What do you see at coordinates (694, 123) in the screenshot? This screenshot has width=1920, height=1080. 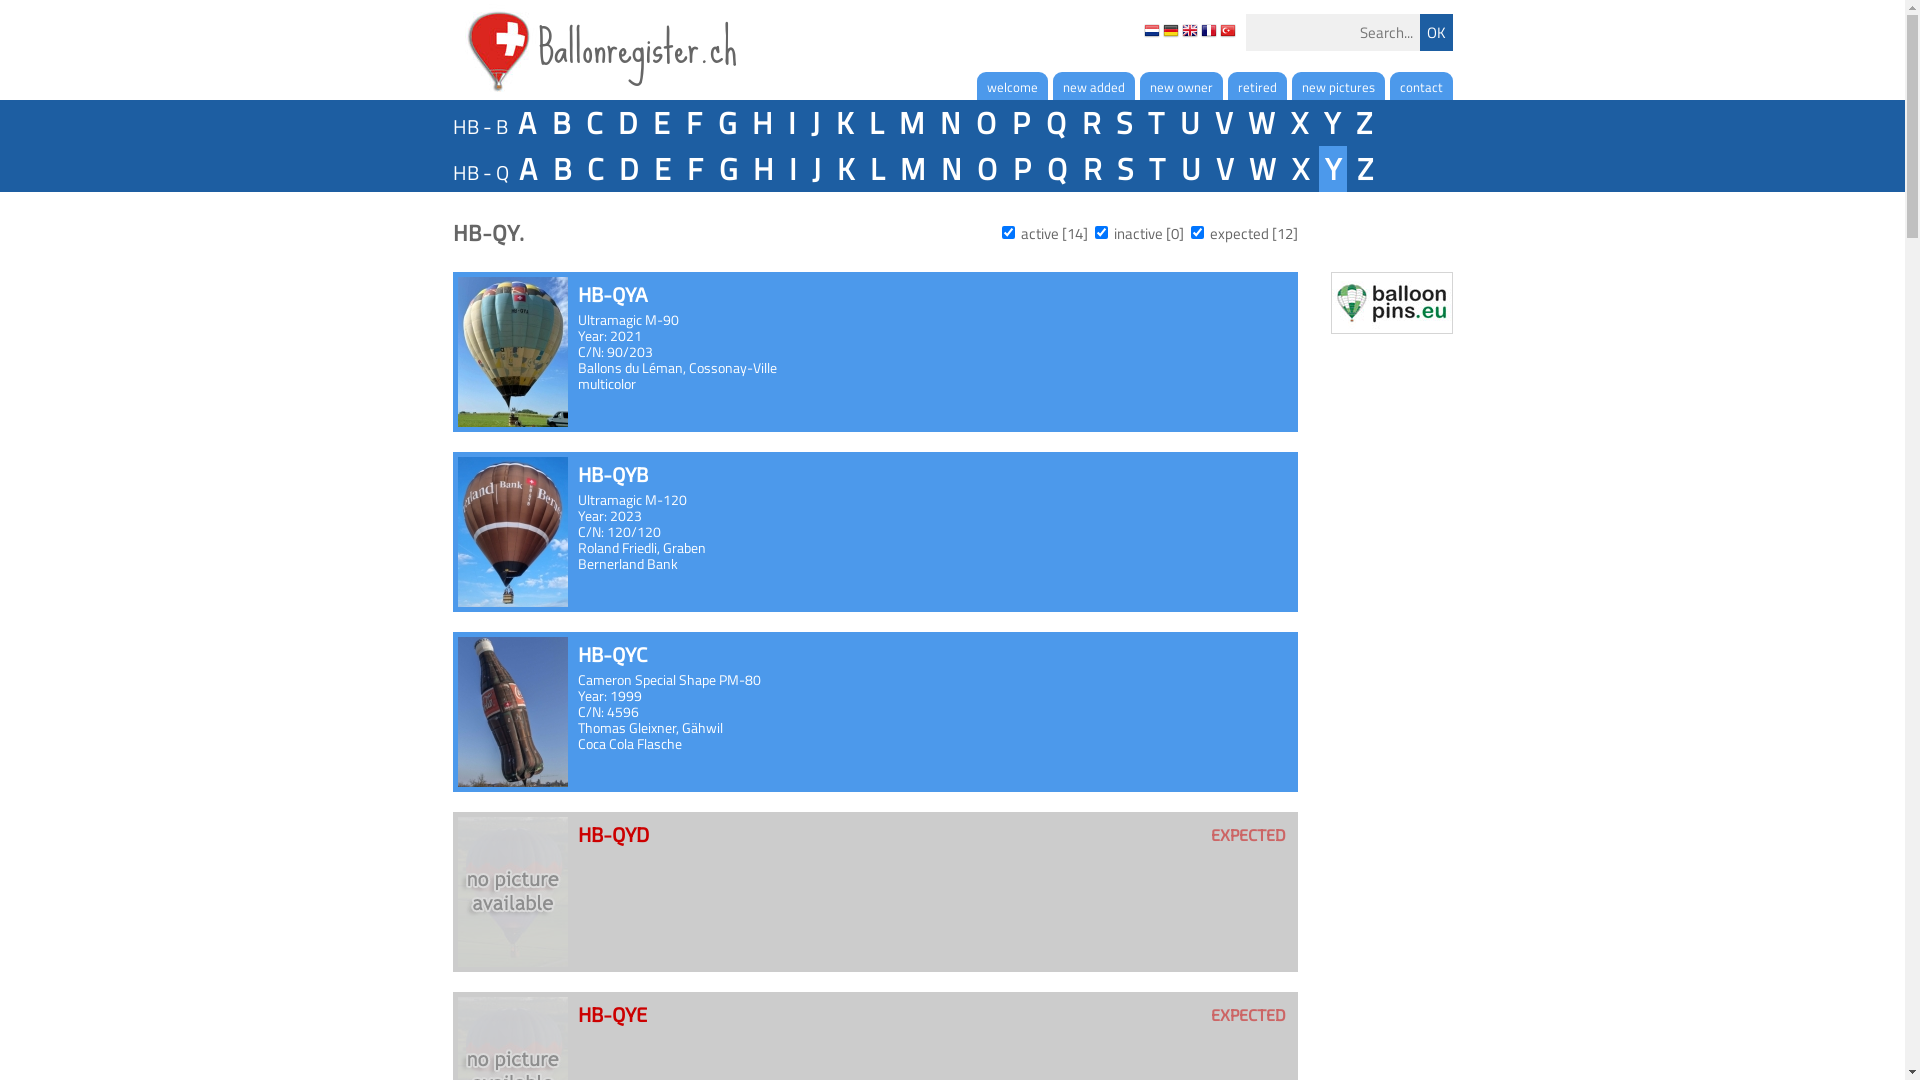 I see `'F'` at bounding box center [694, 123].